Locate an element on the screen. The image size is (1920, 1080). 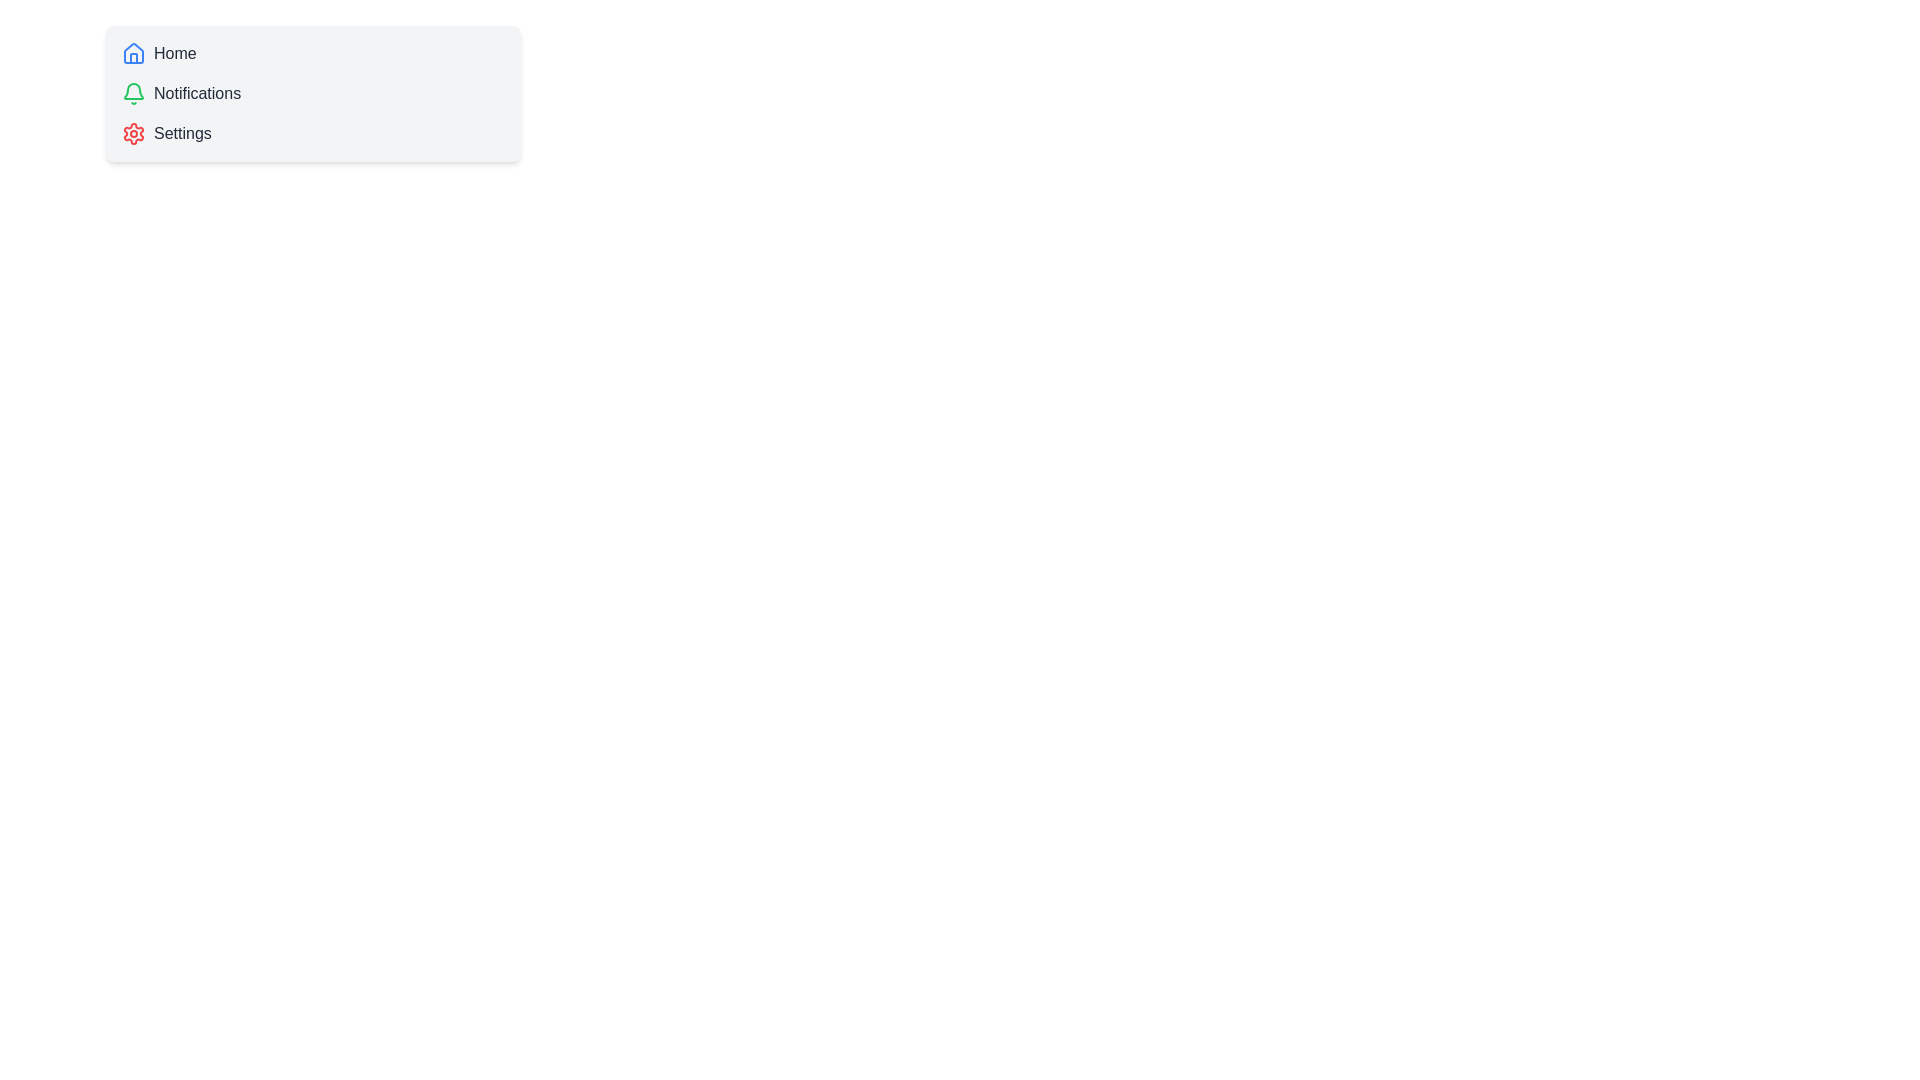
the home icon located at the top-left corner of the navigation menu is located at coordinates (133, 52).